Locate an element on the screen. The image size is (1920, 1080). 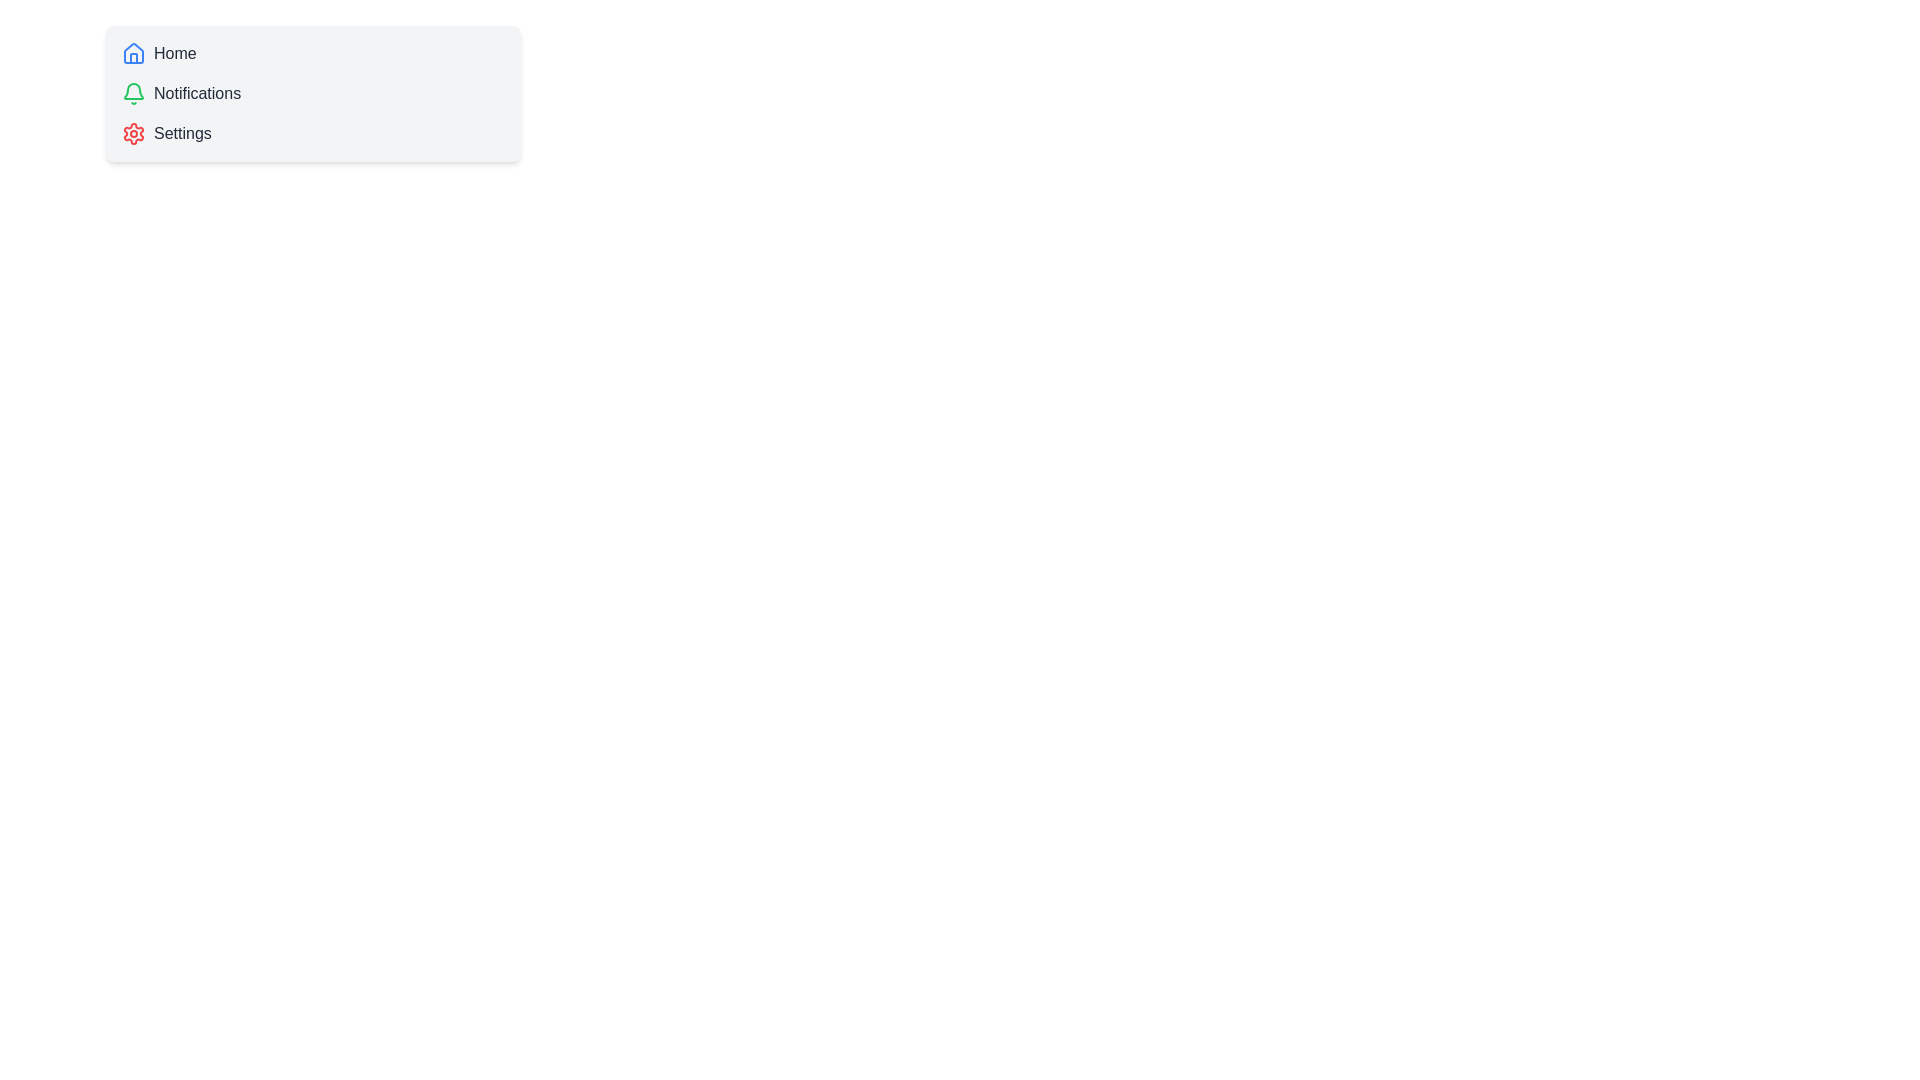
the home icon located at the top-left corner of the navigation menu is located at coordinates (133, 52).